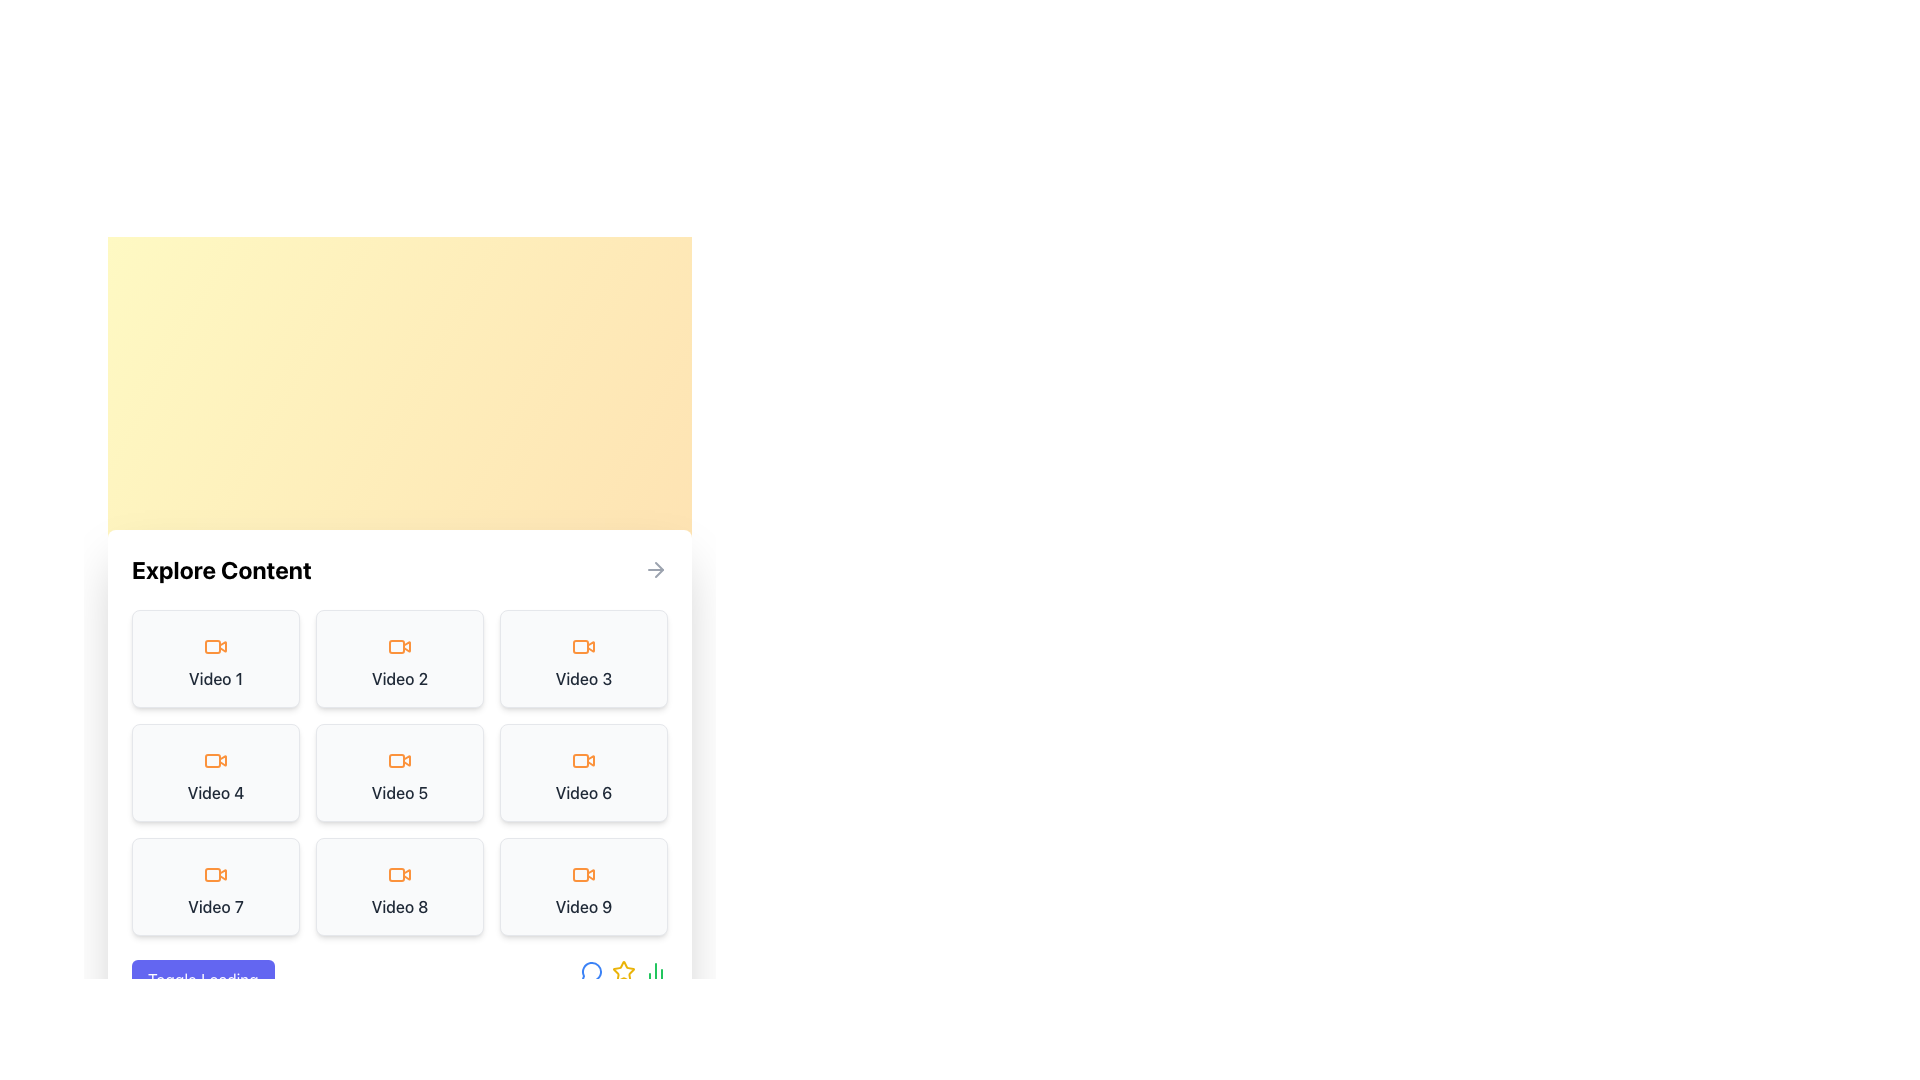 The height and width of the screenshot is (1080, 1920). I want to click on the card element labeled 'Video 9' in the last column of the last row, so click(583, 886).